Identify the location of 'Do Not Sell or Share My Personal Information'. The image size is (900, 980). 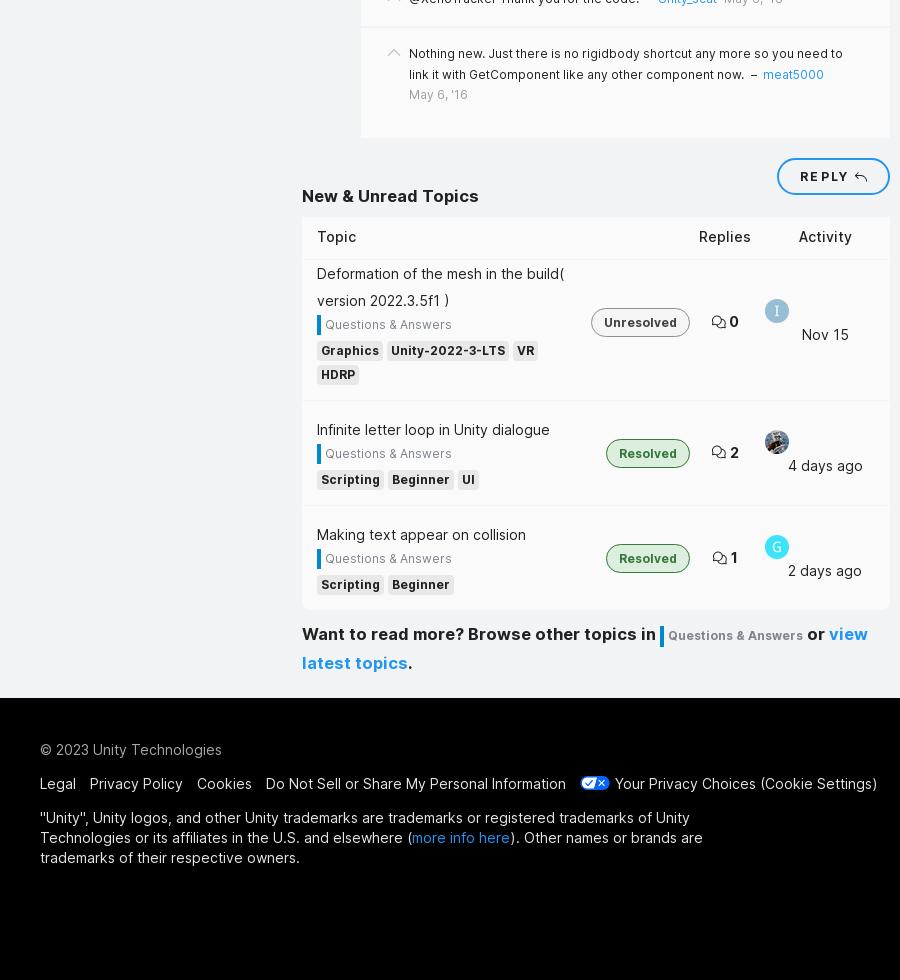
(415, 782).